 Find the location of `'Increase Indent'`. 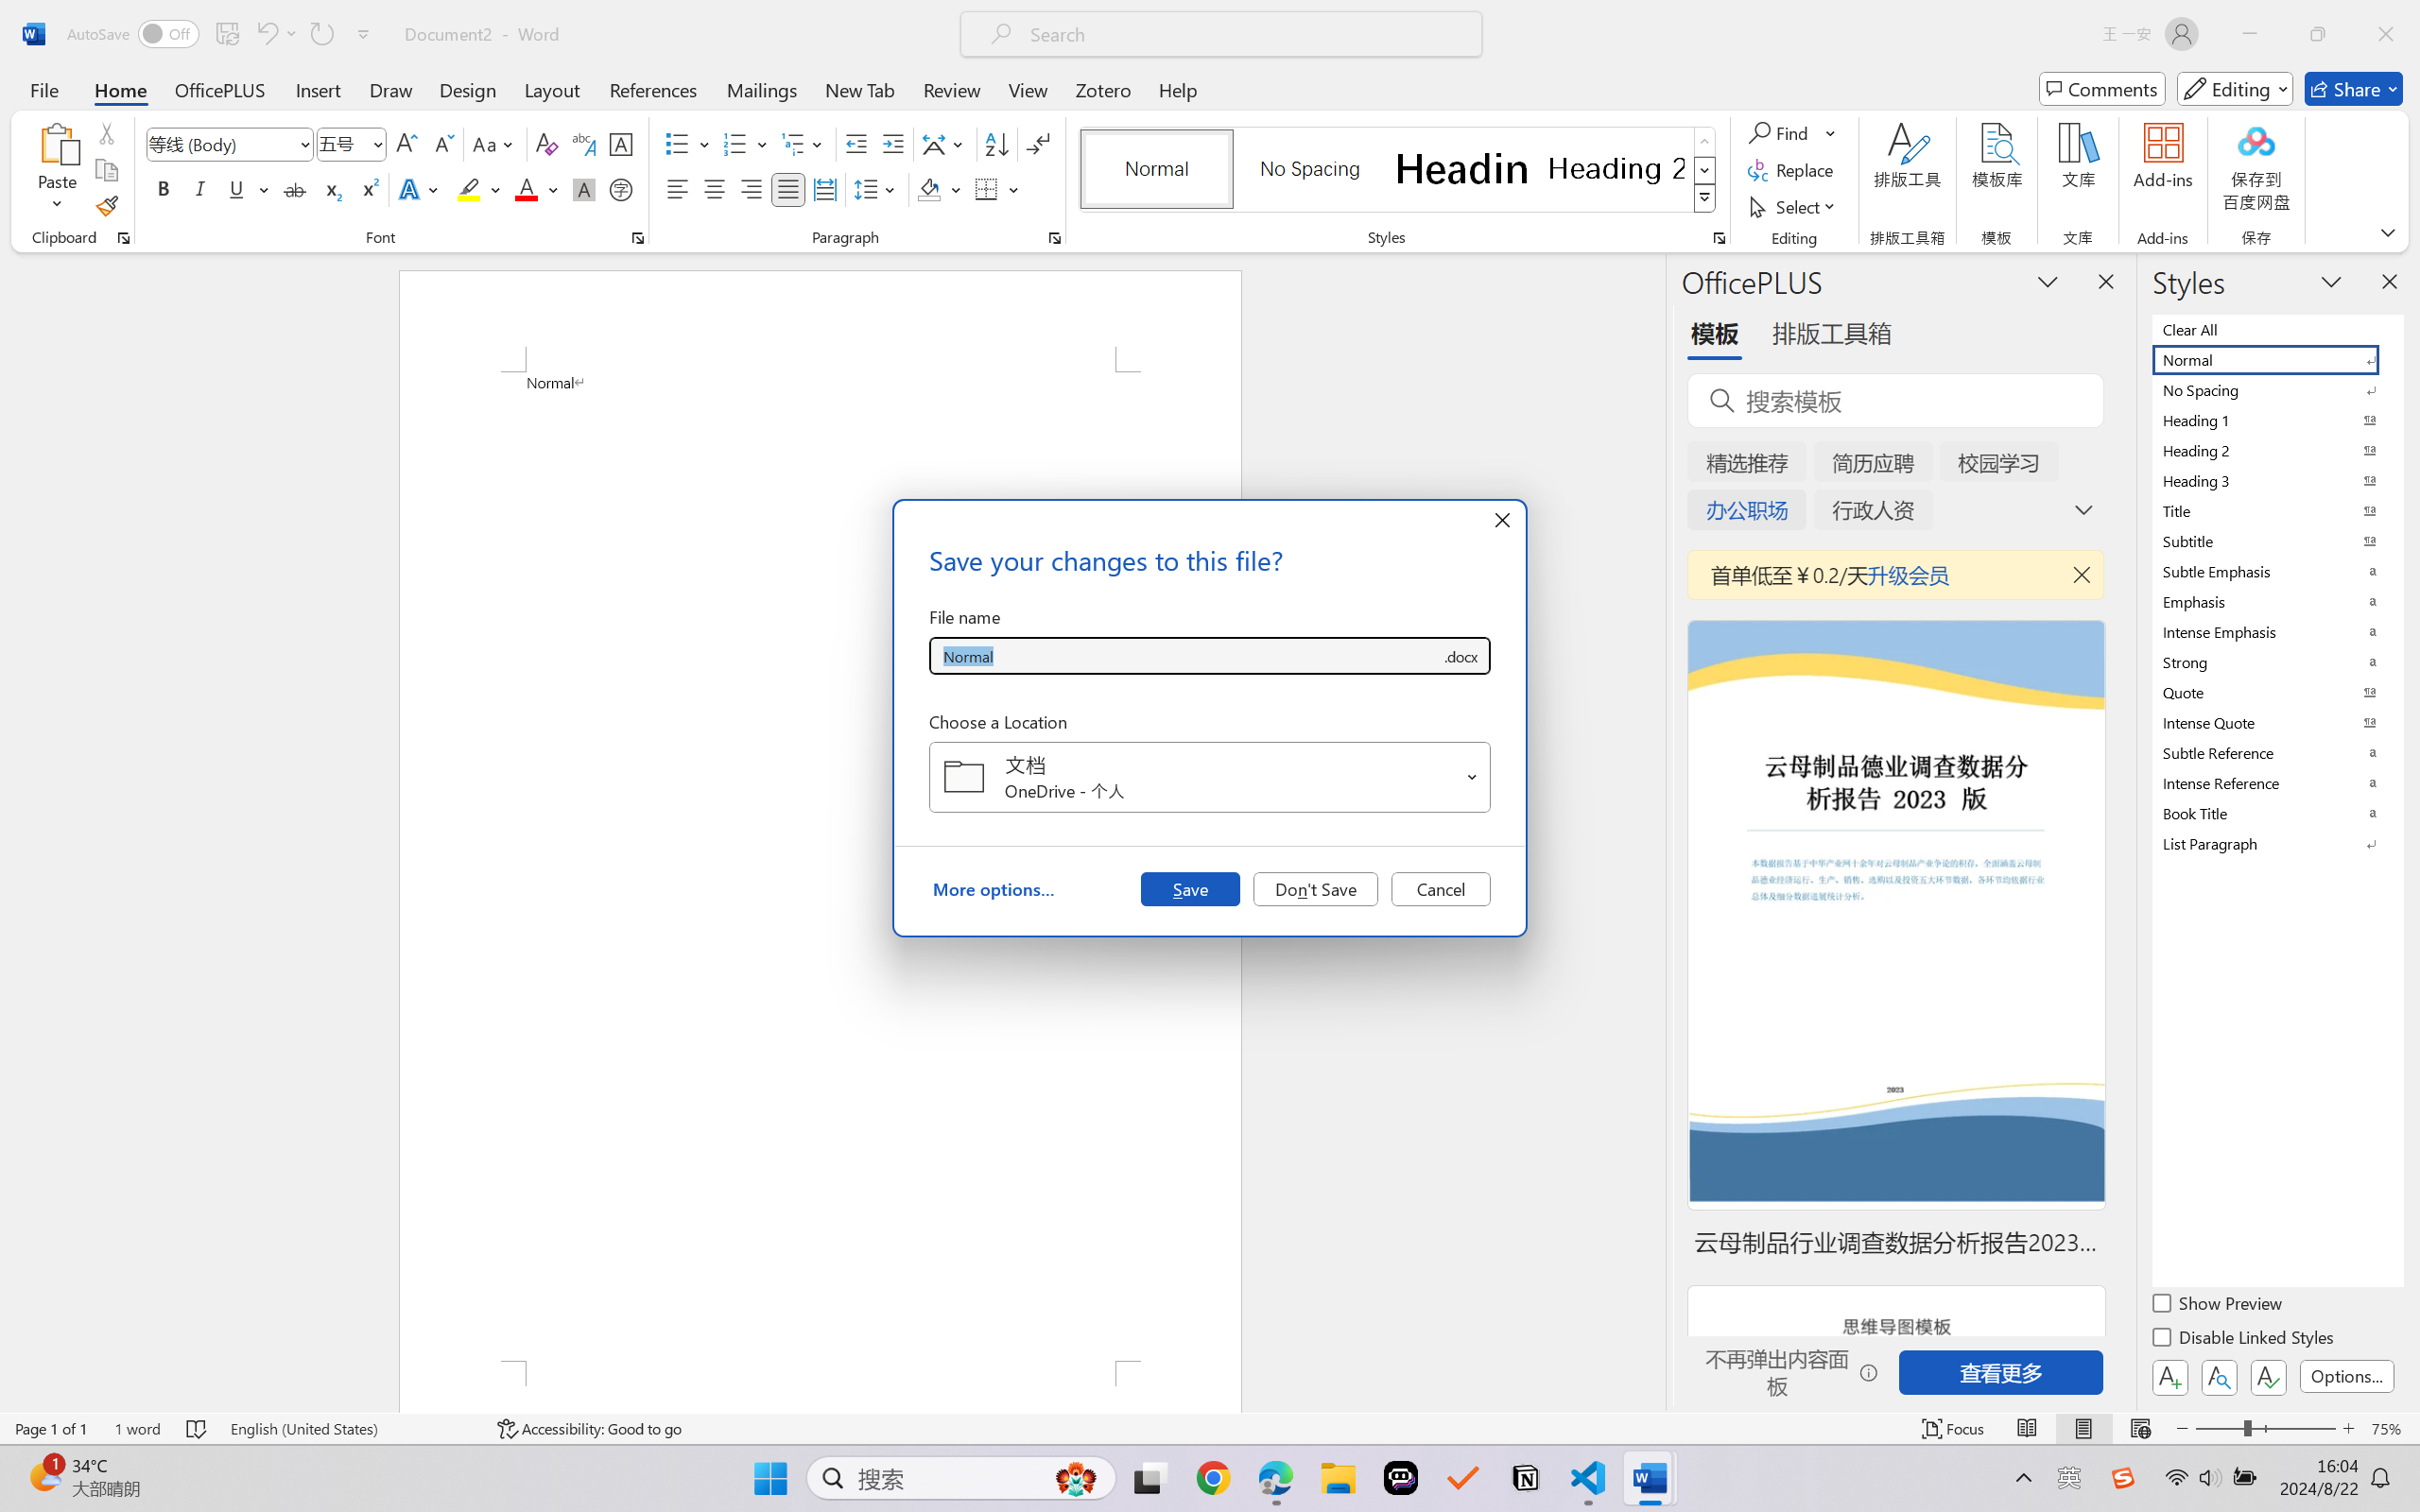

'Increase Indent' is located at coordinates (892, 144).